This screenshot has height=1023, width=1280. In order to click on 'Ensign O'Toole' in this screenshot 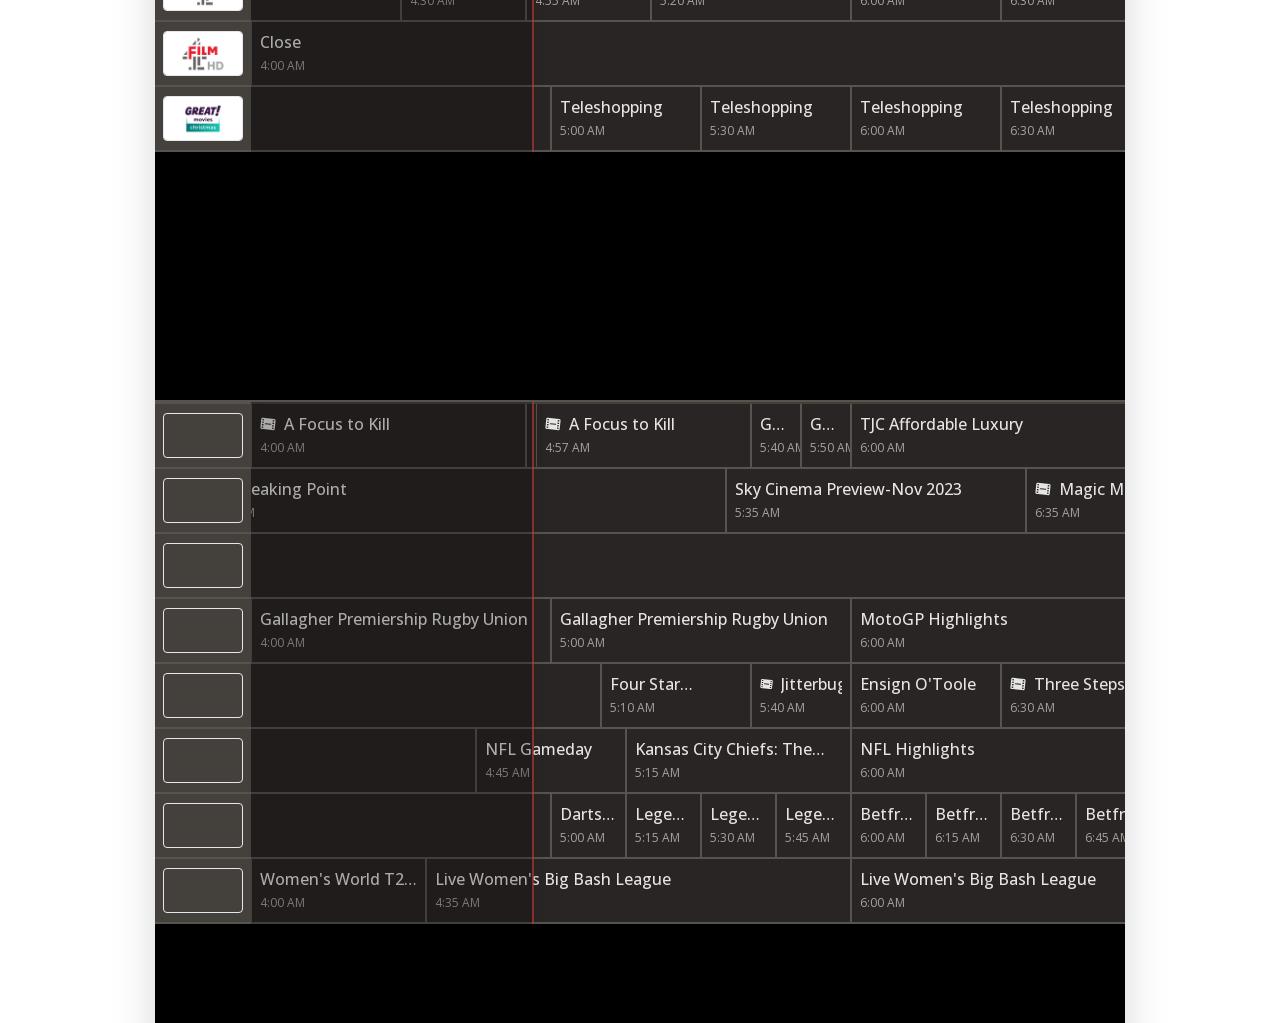, I will do `click(917, 682)`.